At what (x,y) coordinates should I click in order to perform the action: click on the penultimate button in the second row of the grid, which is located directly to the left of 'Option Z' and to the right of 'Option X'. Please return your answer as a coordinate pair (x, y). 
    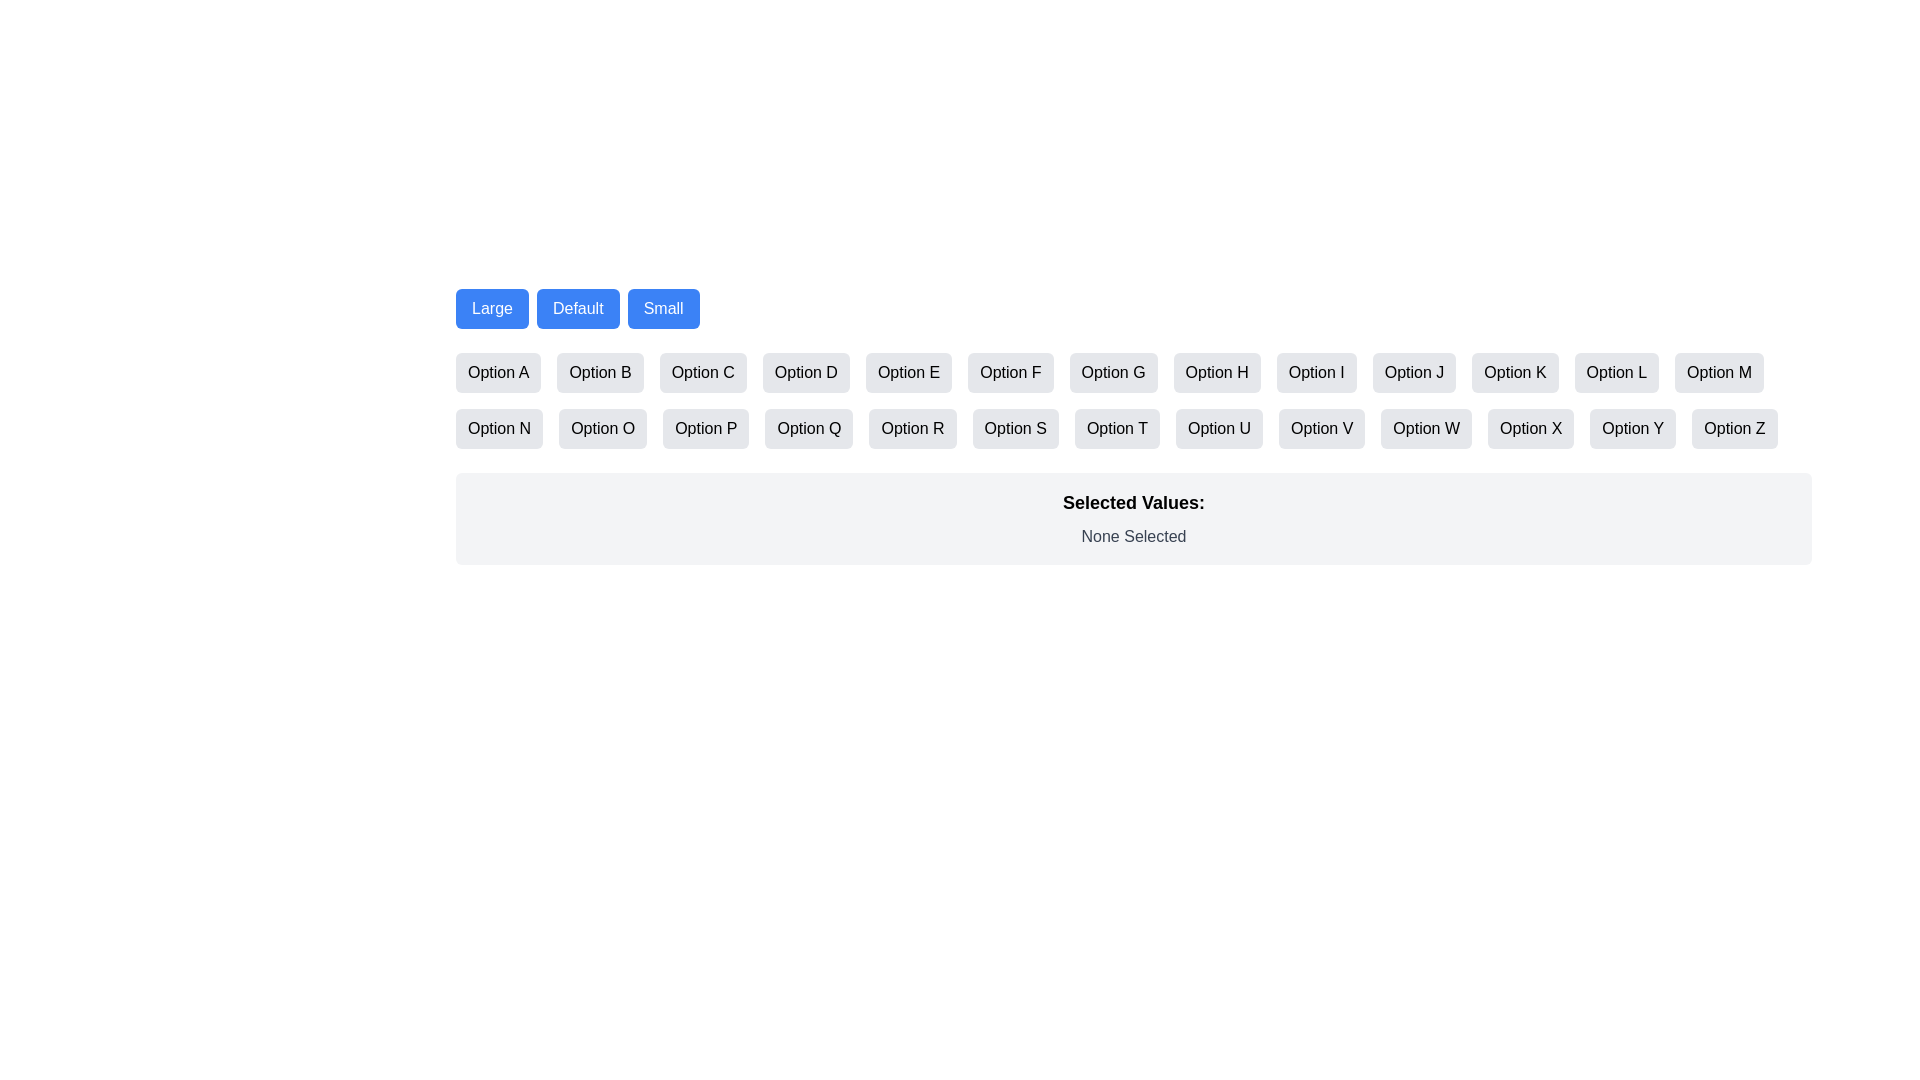
    Looking at the image, I should click on (1633, 427).